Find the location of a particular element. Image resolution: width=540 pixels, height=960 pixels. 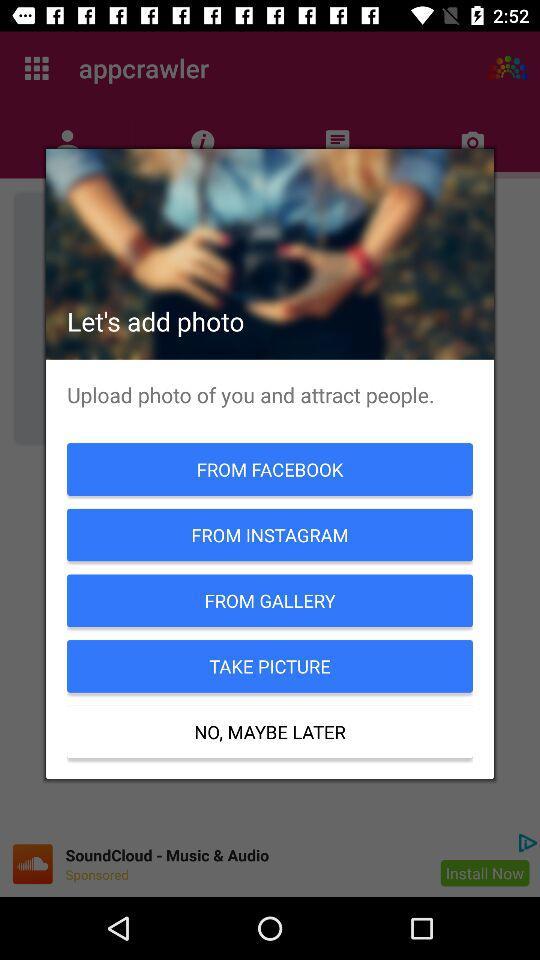

from facebook is located at coordinates (270, 469).